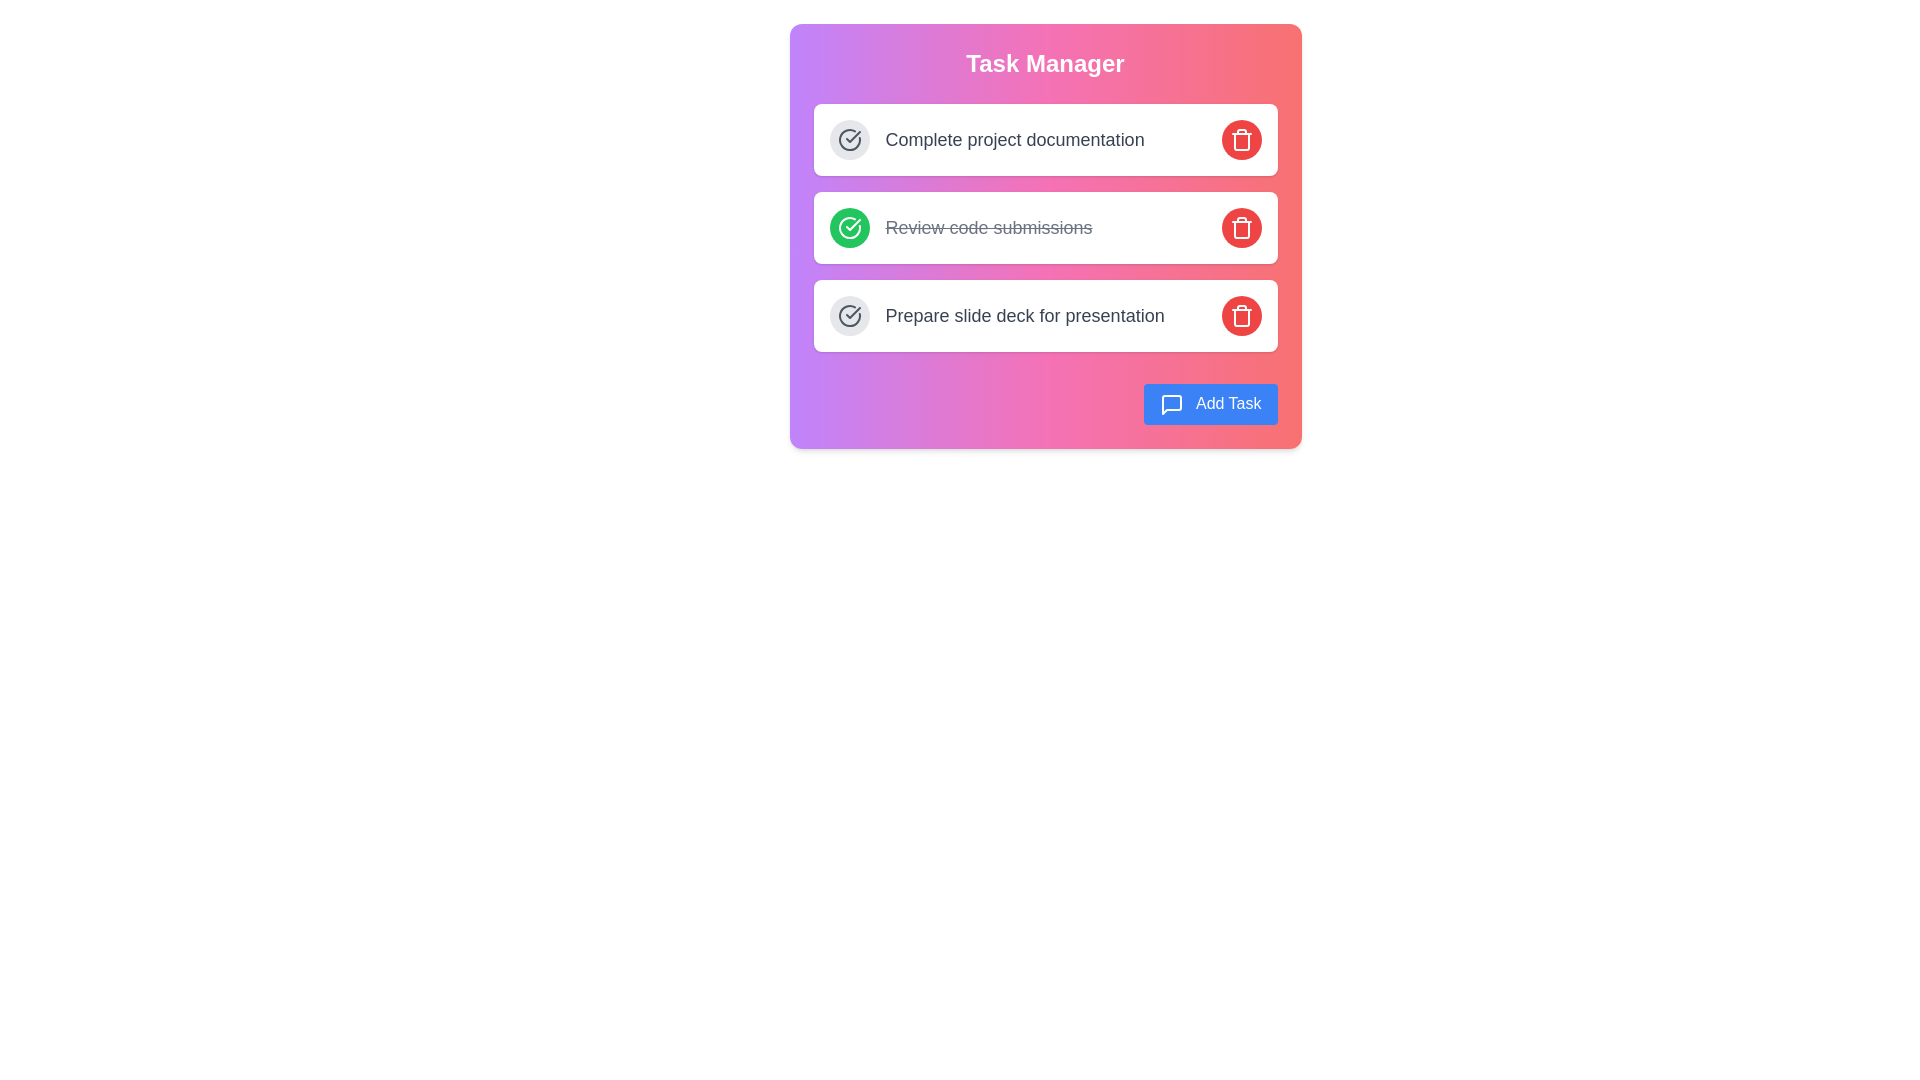 The image size is (1920, 1080). Describe the element at coordinates (1240, 138) in the screenshot. I see `the delete button for the task 'Complete project documentation'` at that location.